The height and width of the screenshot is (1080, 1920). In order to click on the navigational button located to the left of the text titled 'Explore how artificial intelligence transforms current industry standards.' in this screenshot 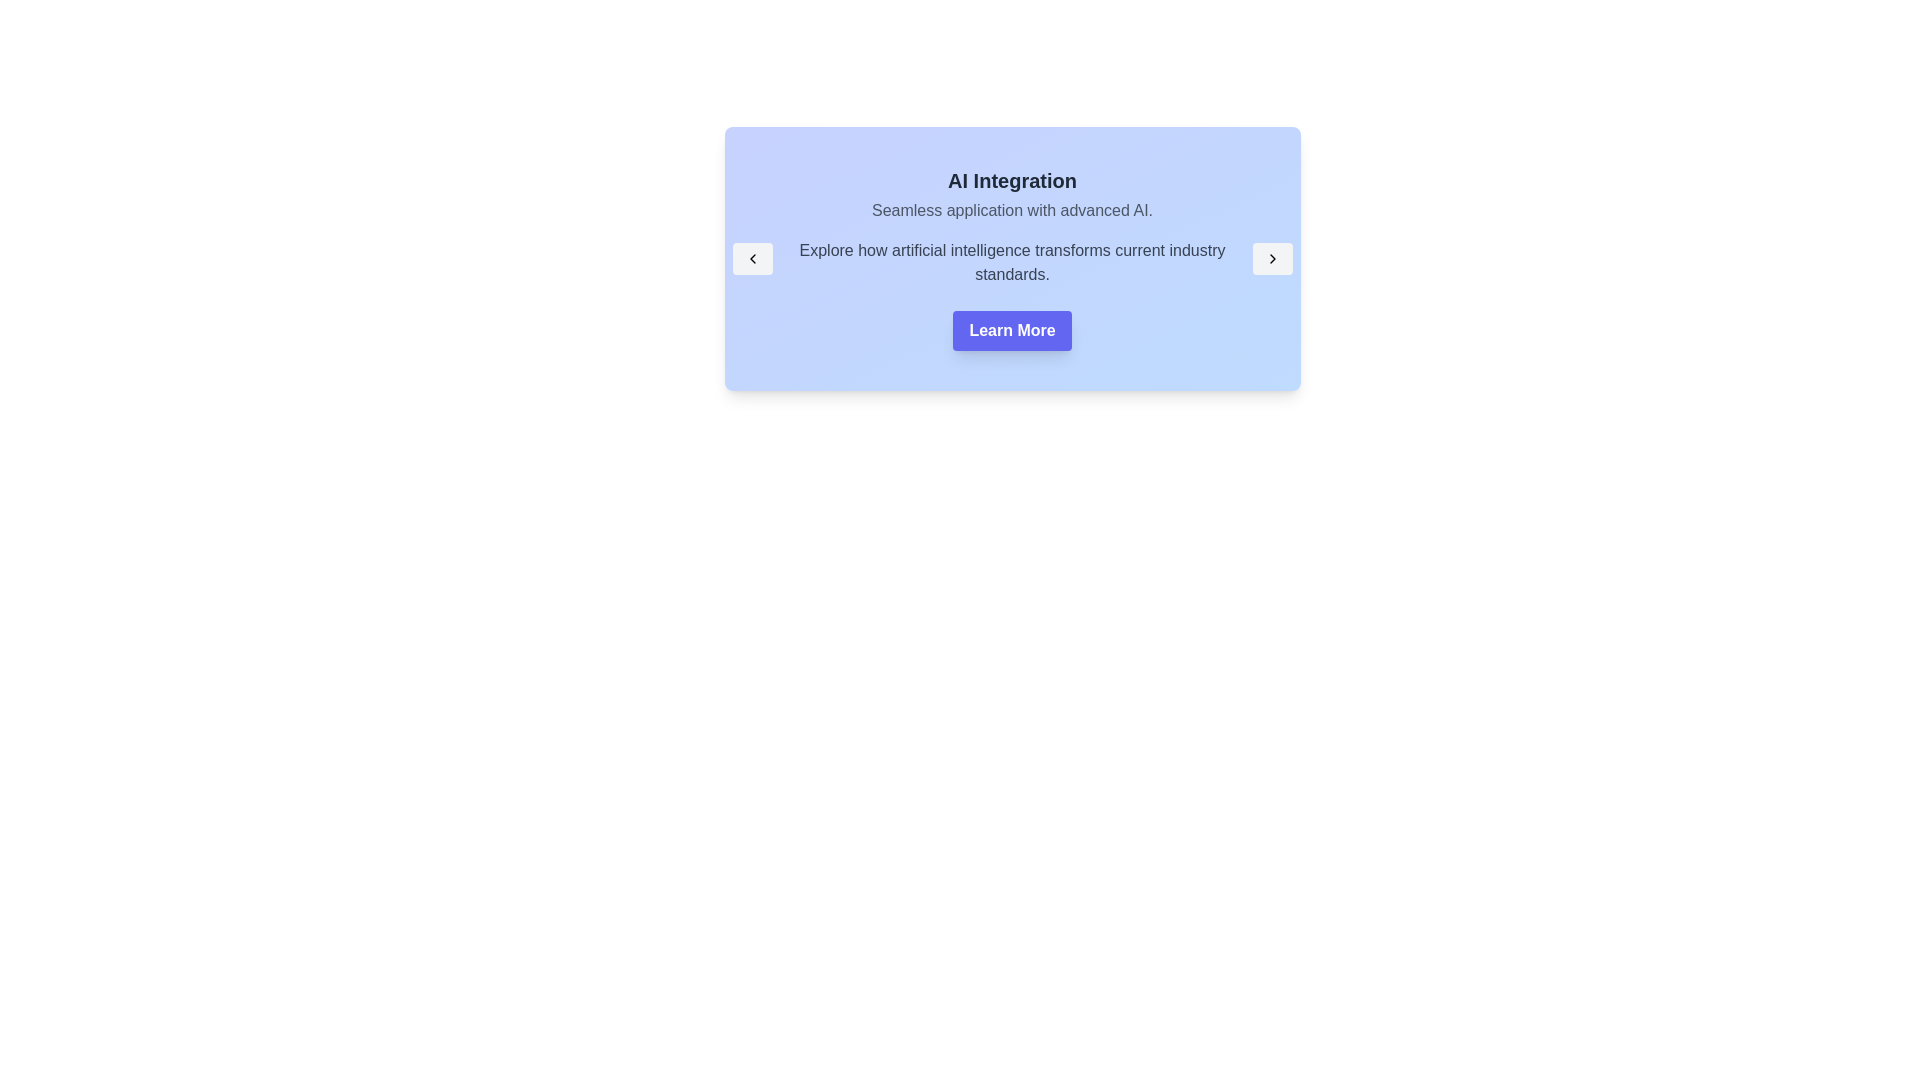, I will do `click(751, 257)`.